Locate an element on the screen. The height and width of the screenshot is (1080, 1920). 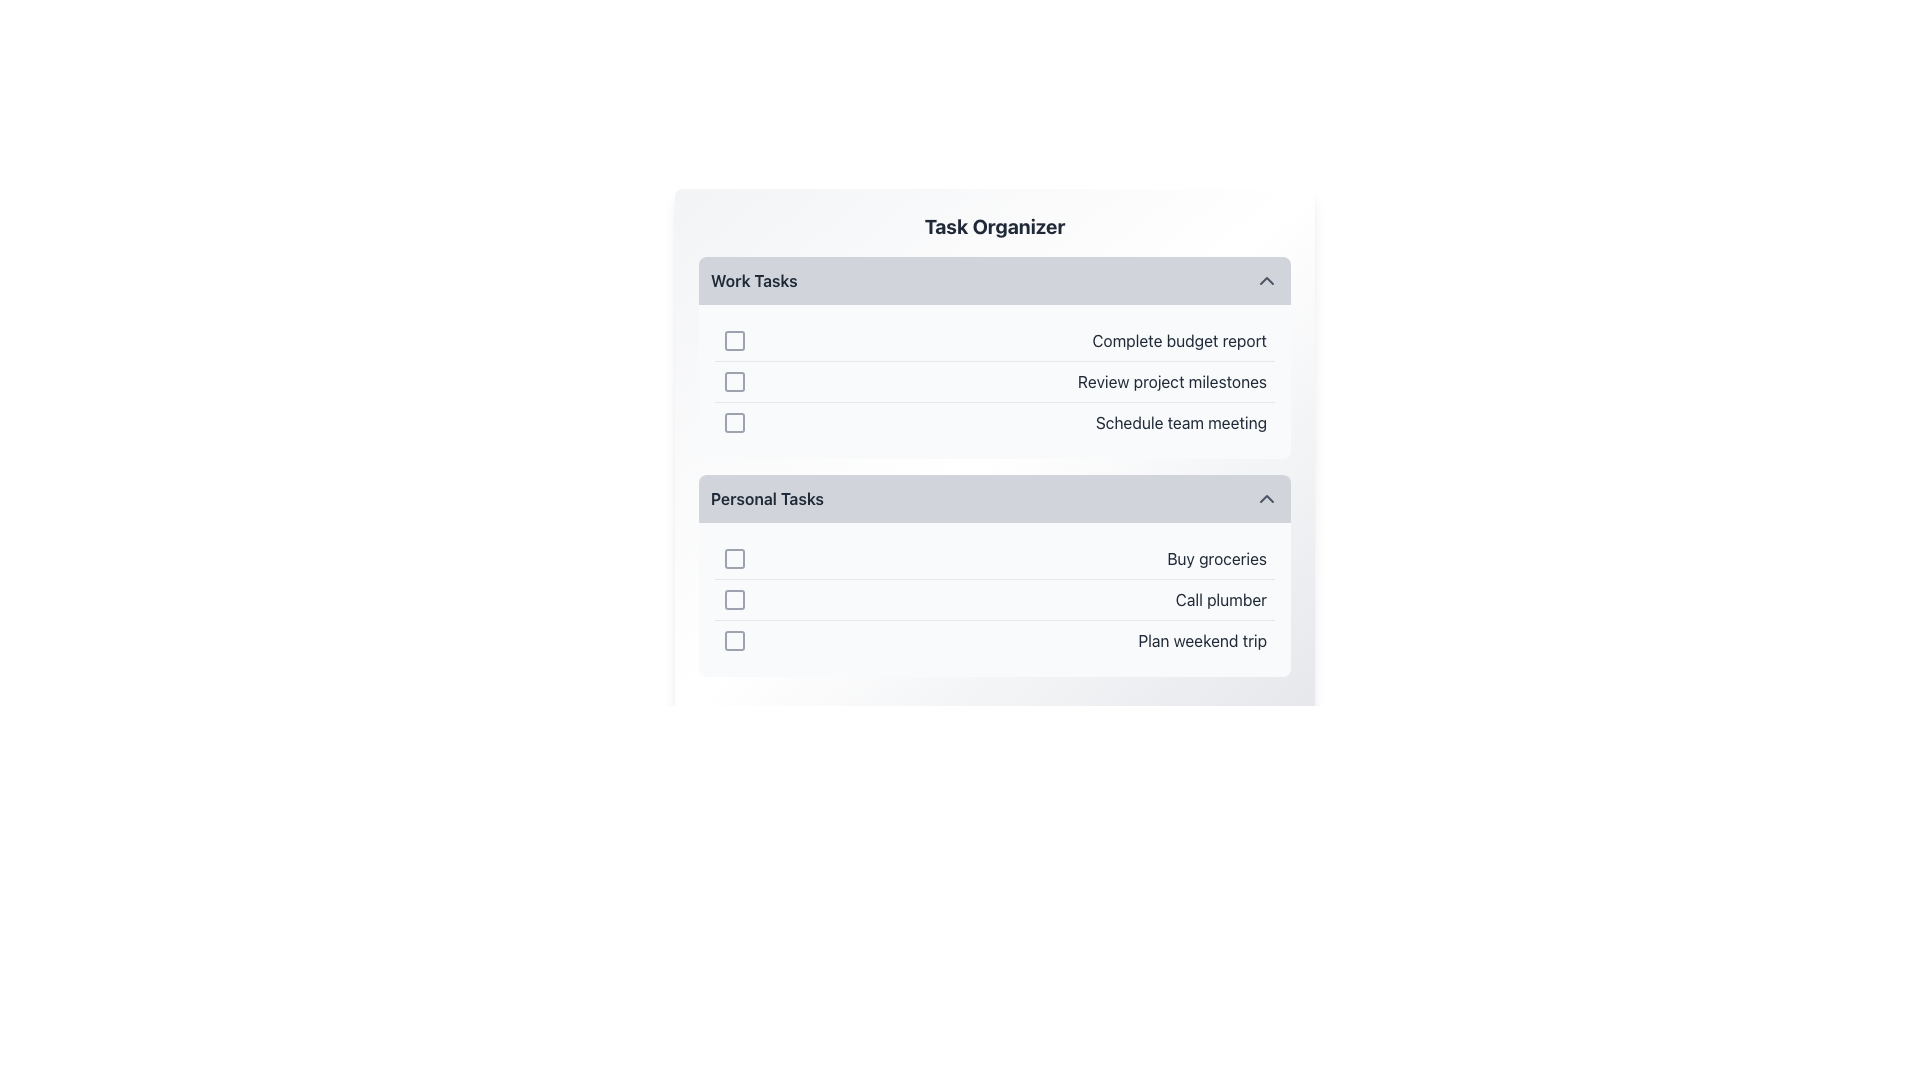
'Personal Tasks' text label which is styled in bold and serves as a section header for personal tasks is located at coordinates (766, 497).